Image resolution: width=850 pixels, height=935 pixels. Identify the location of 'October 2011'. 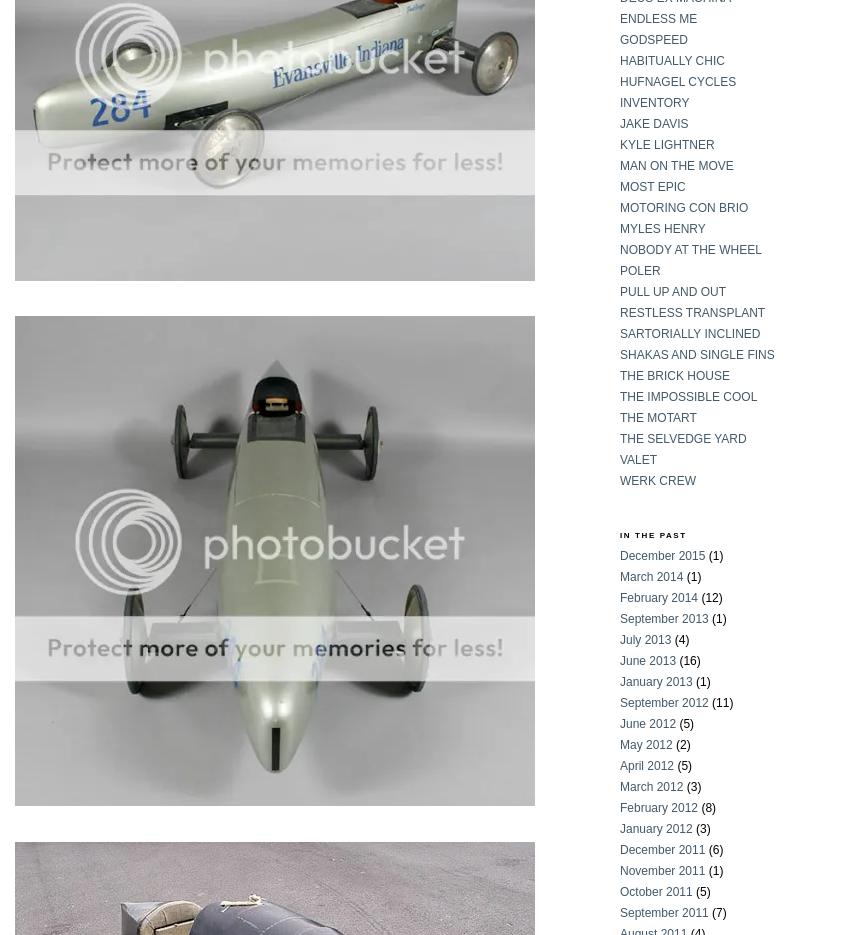
(656, 890).